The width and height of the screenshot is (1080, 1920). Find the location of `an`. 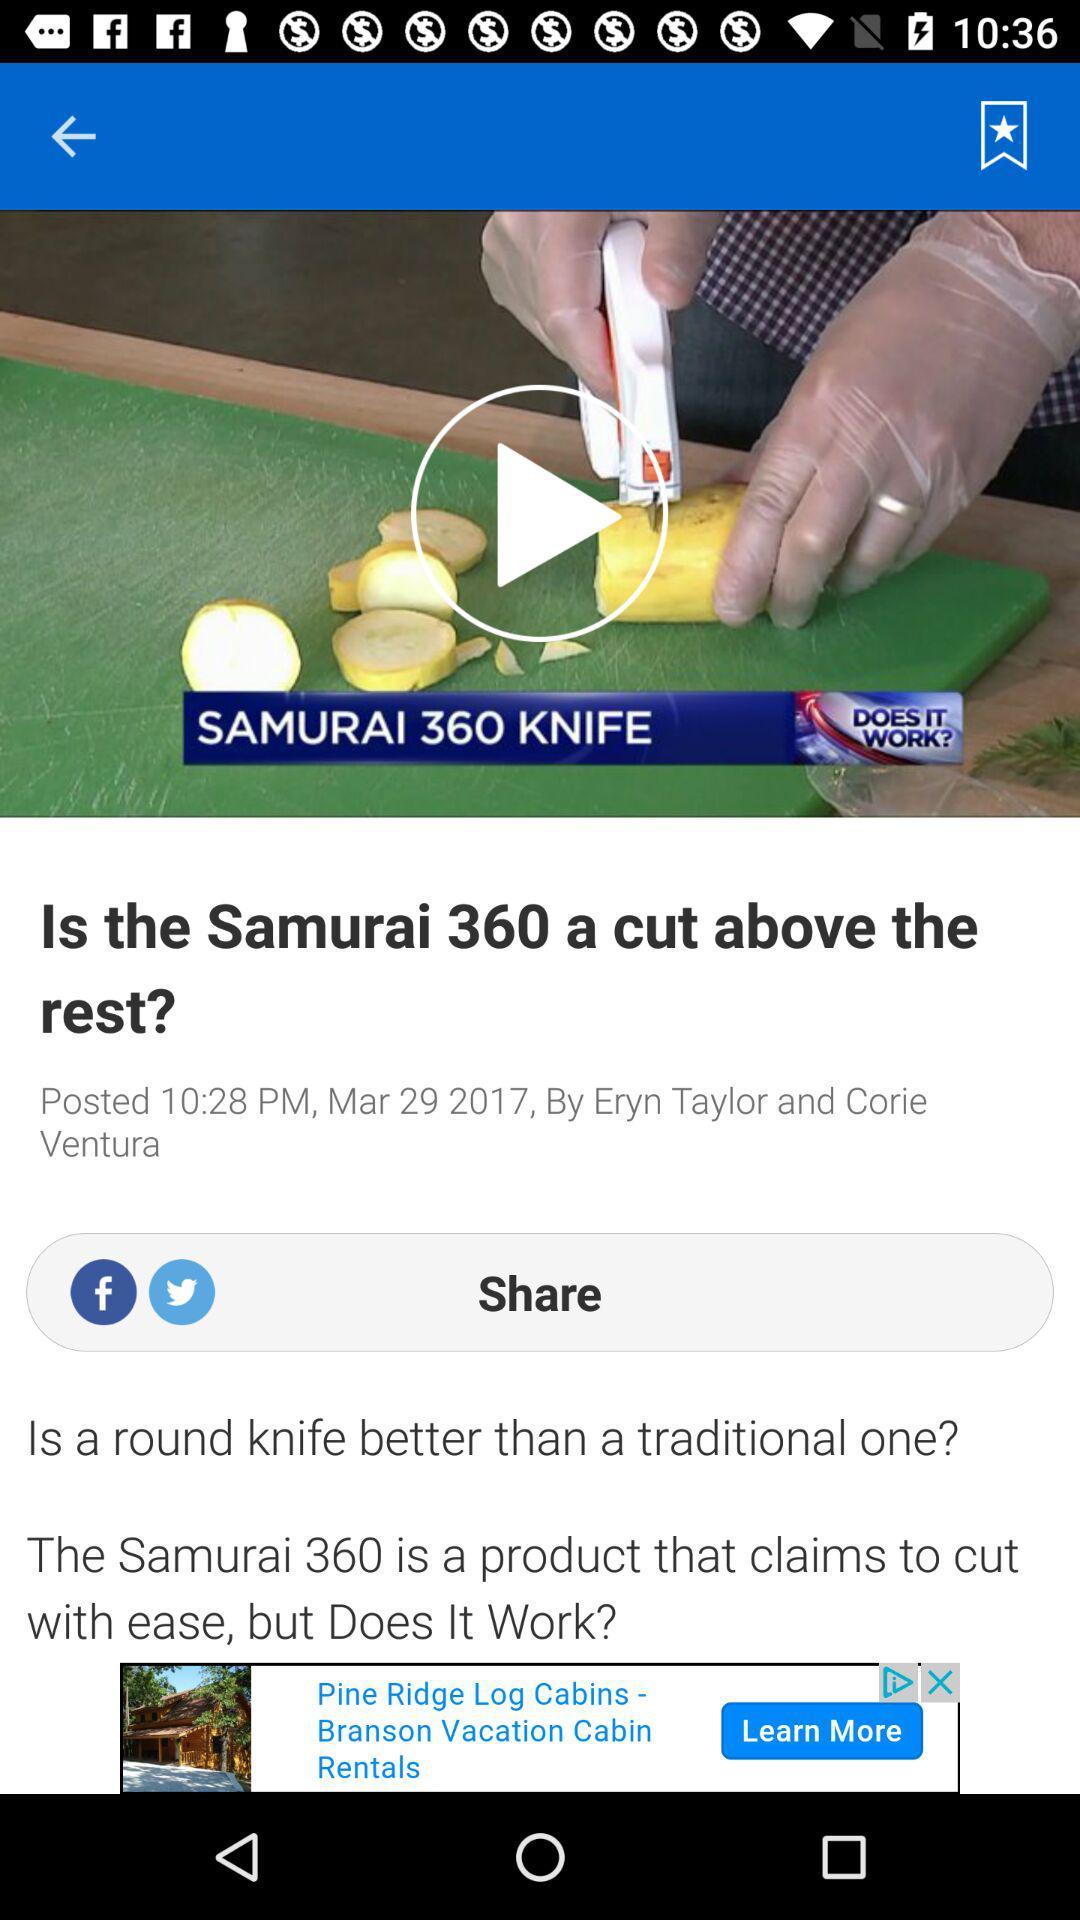

an is located at coordinates (538, 513).